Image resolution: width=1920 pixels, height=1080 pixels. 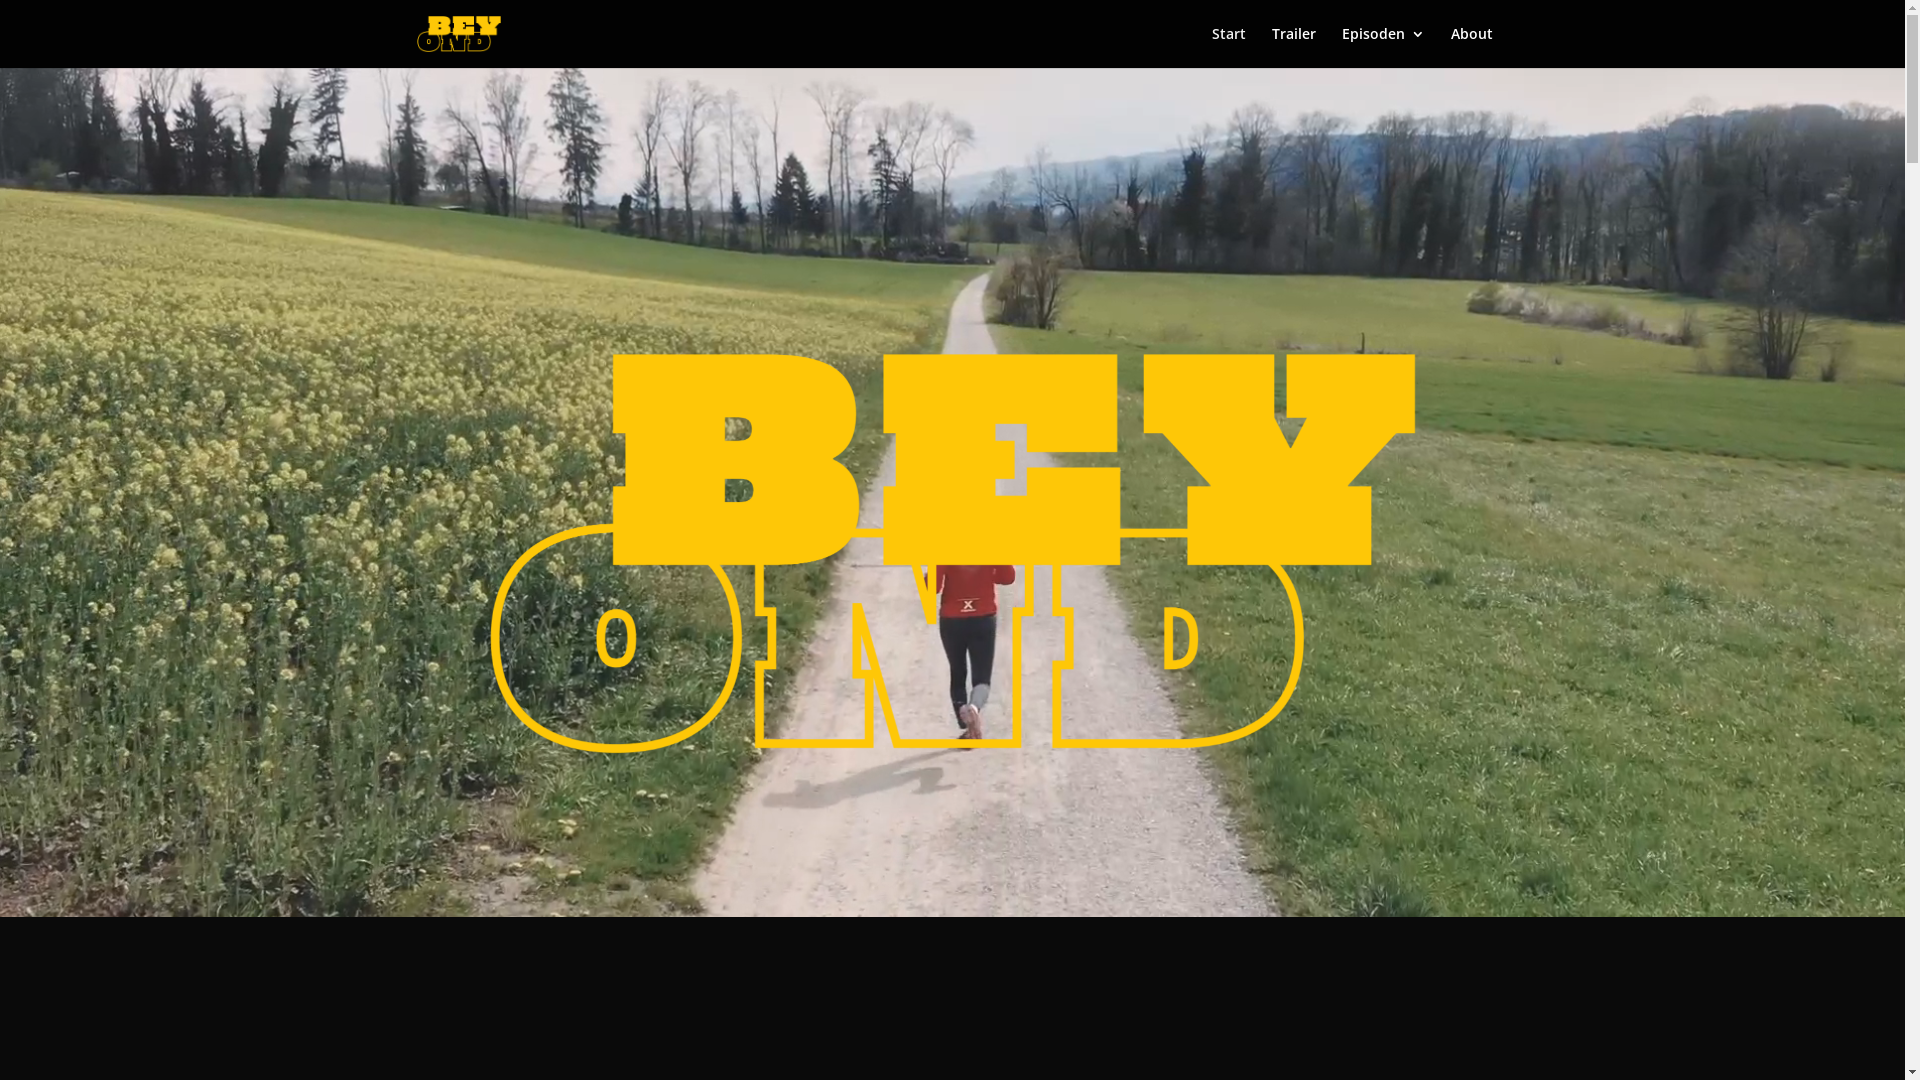 What do you see at coordinates (951, 553) in the screenshot?
I see `'cropped-Beyond_Logo1-1.png'` at bounding box center [951, 553].